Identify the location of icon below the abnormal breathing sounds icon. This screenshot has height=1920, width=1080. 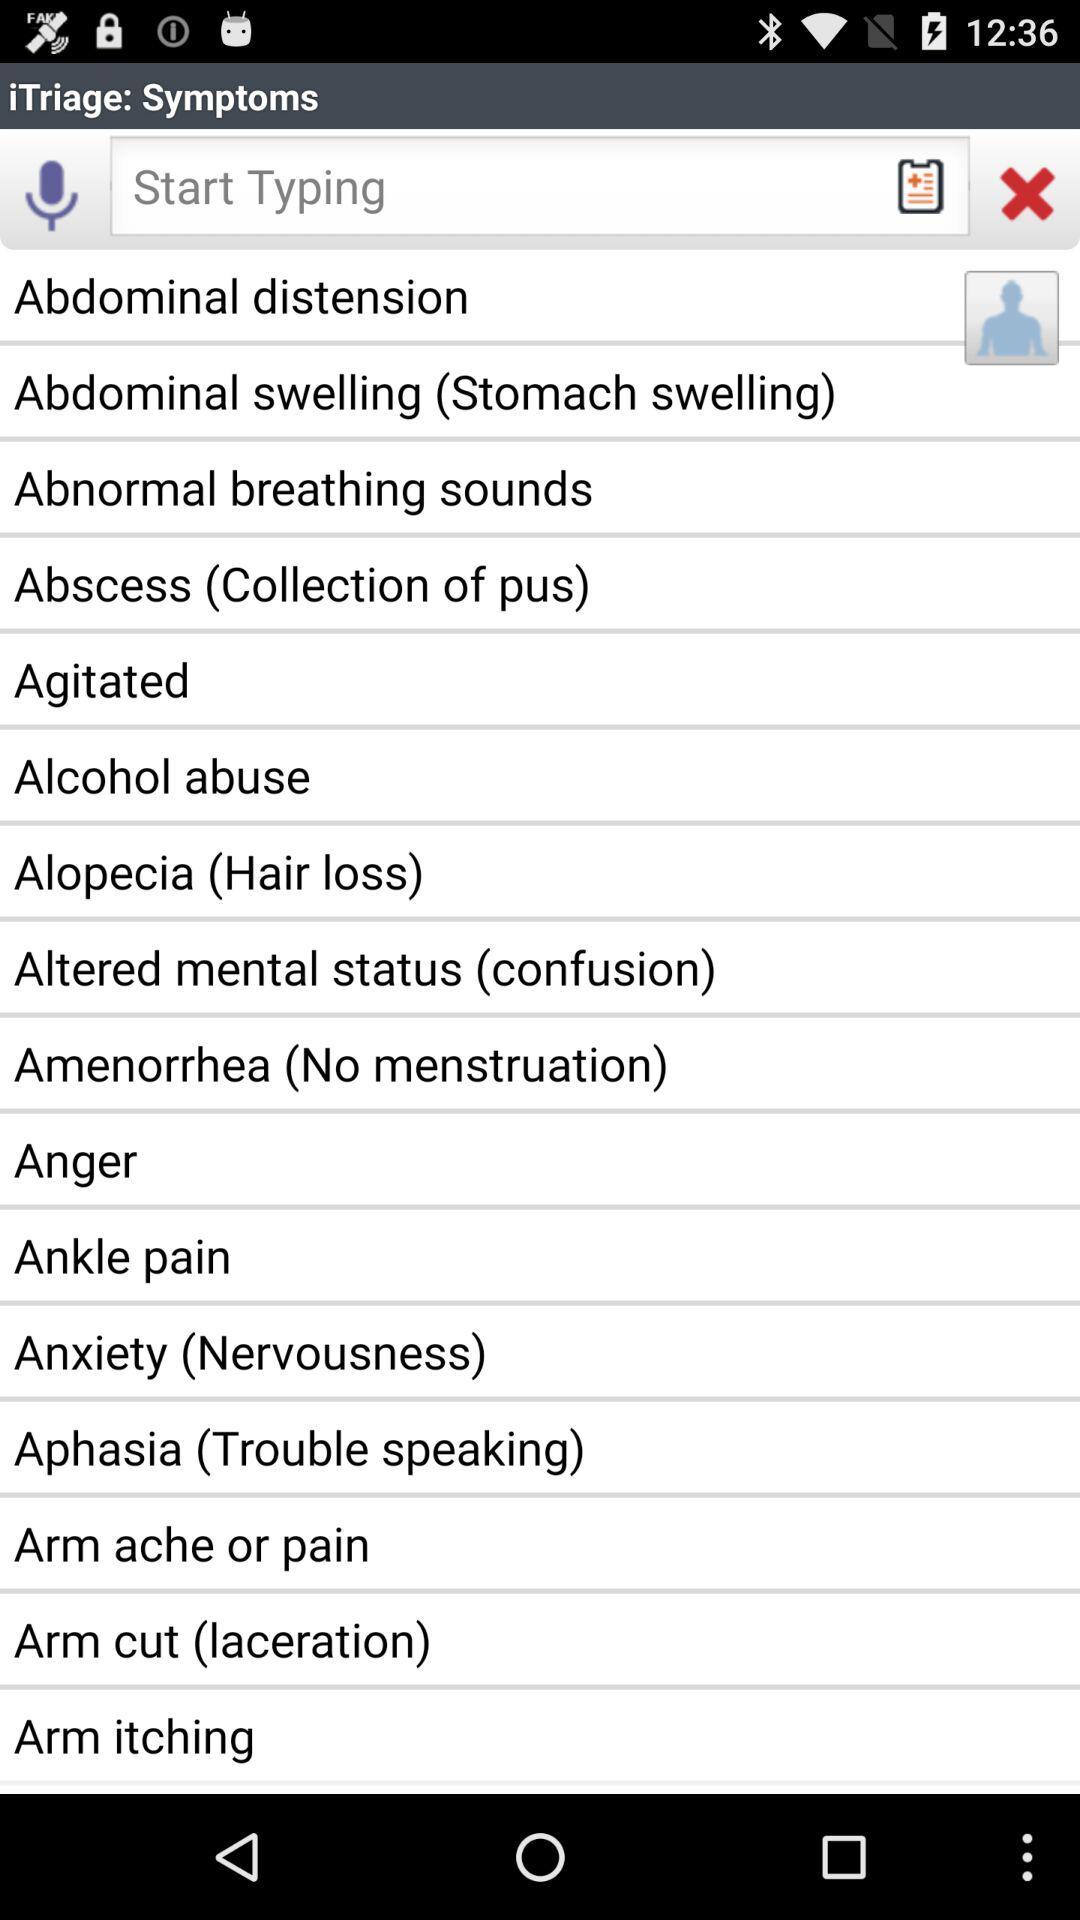
(540, 582).